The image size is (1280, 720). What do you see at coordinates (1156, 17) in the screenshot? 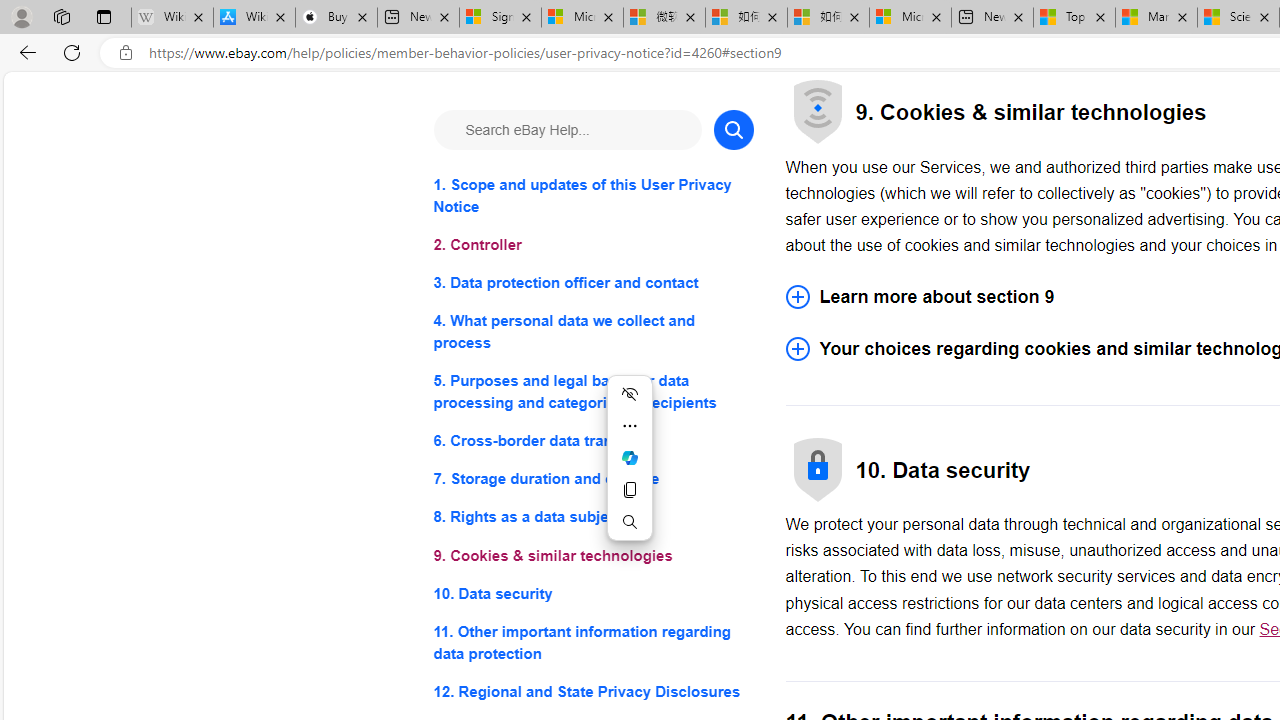
I see `'Marine life - MSN'` at bounding box center [1156, 17].